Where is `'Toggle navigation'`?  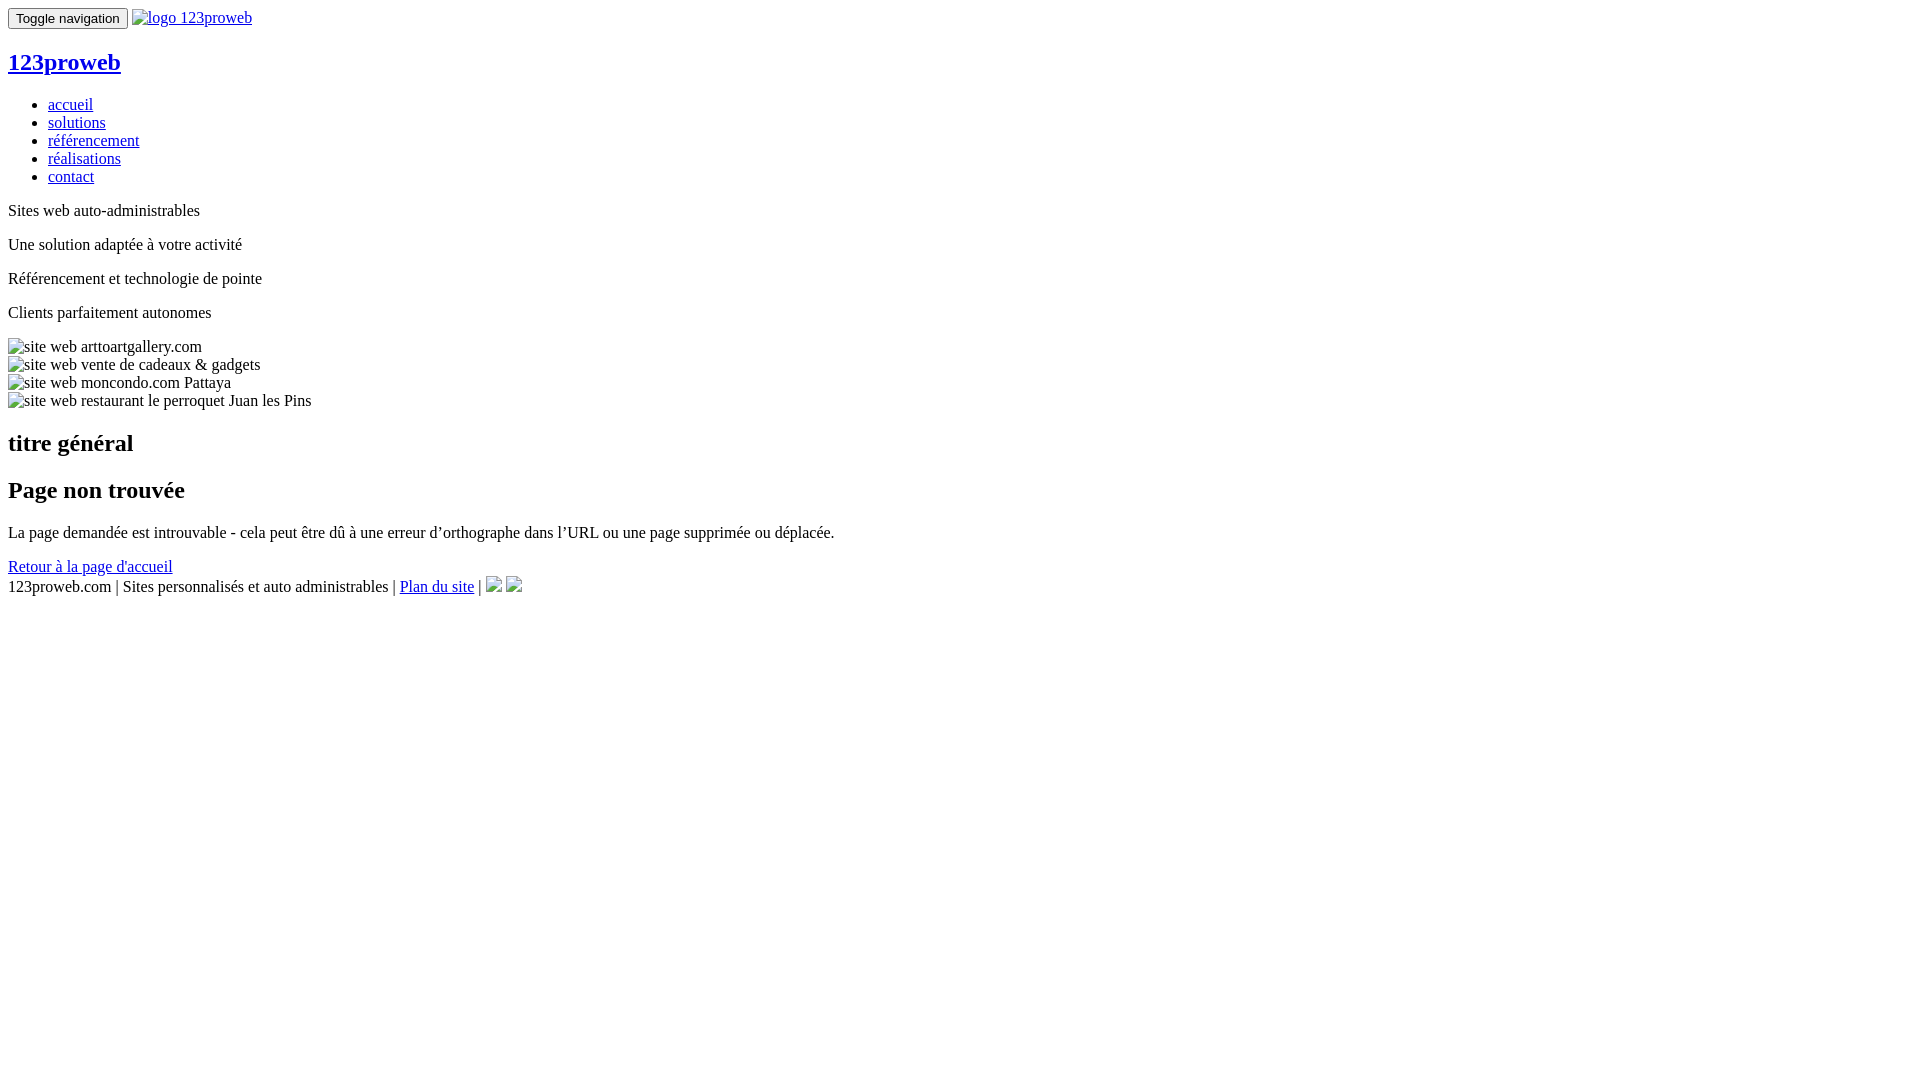 'Toggle navigation' is located at coordinates (67, 18).